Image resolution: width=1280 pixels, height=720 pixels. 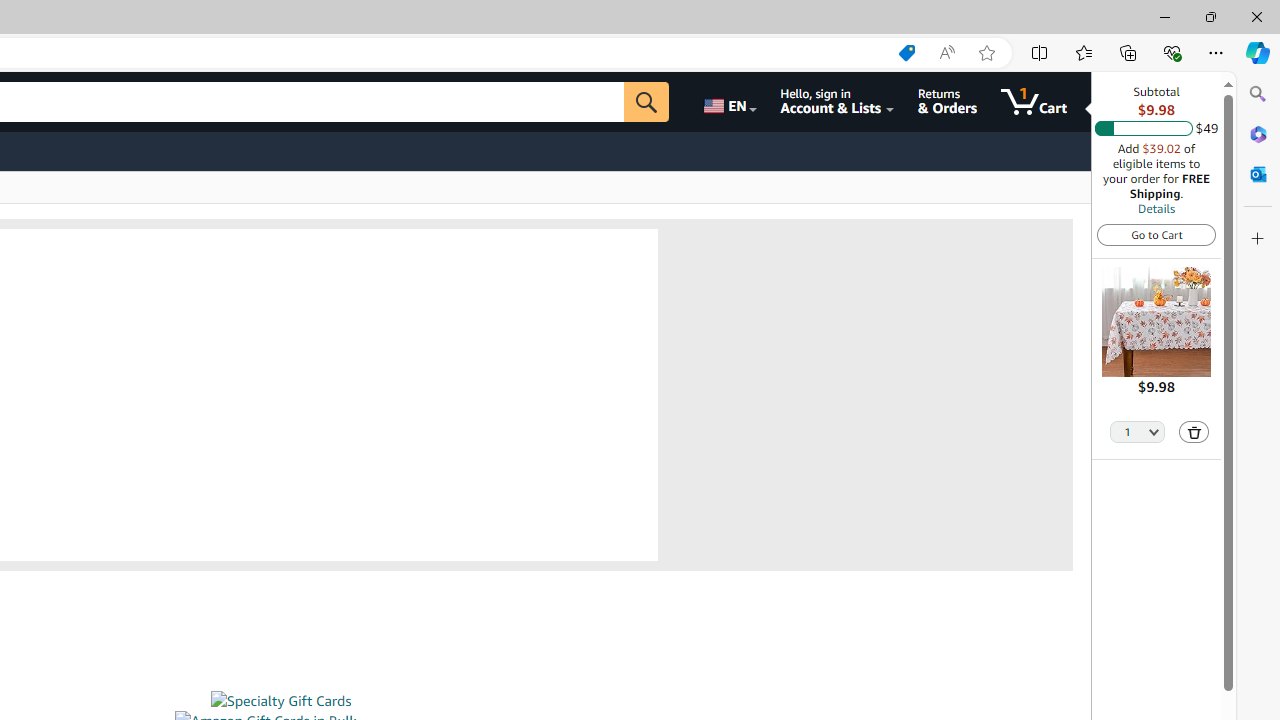 I want to click on 'Go to Cart', so click(x=1156, y=233).